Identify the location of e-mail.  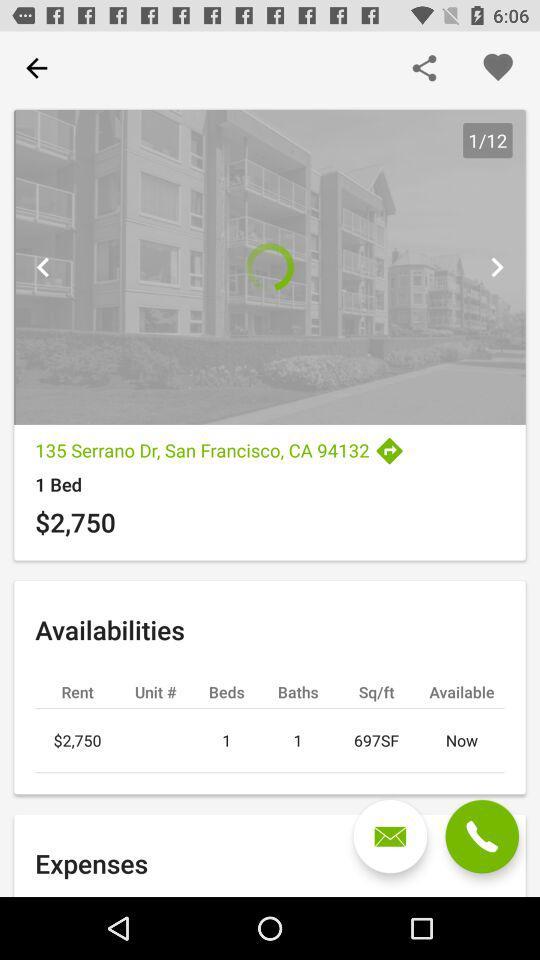
(390, 836).